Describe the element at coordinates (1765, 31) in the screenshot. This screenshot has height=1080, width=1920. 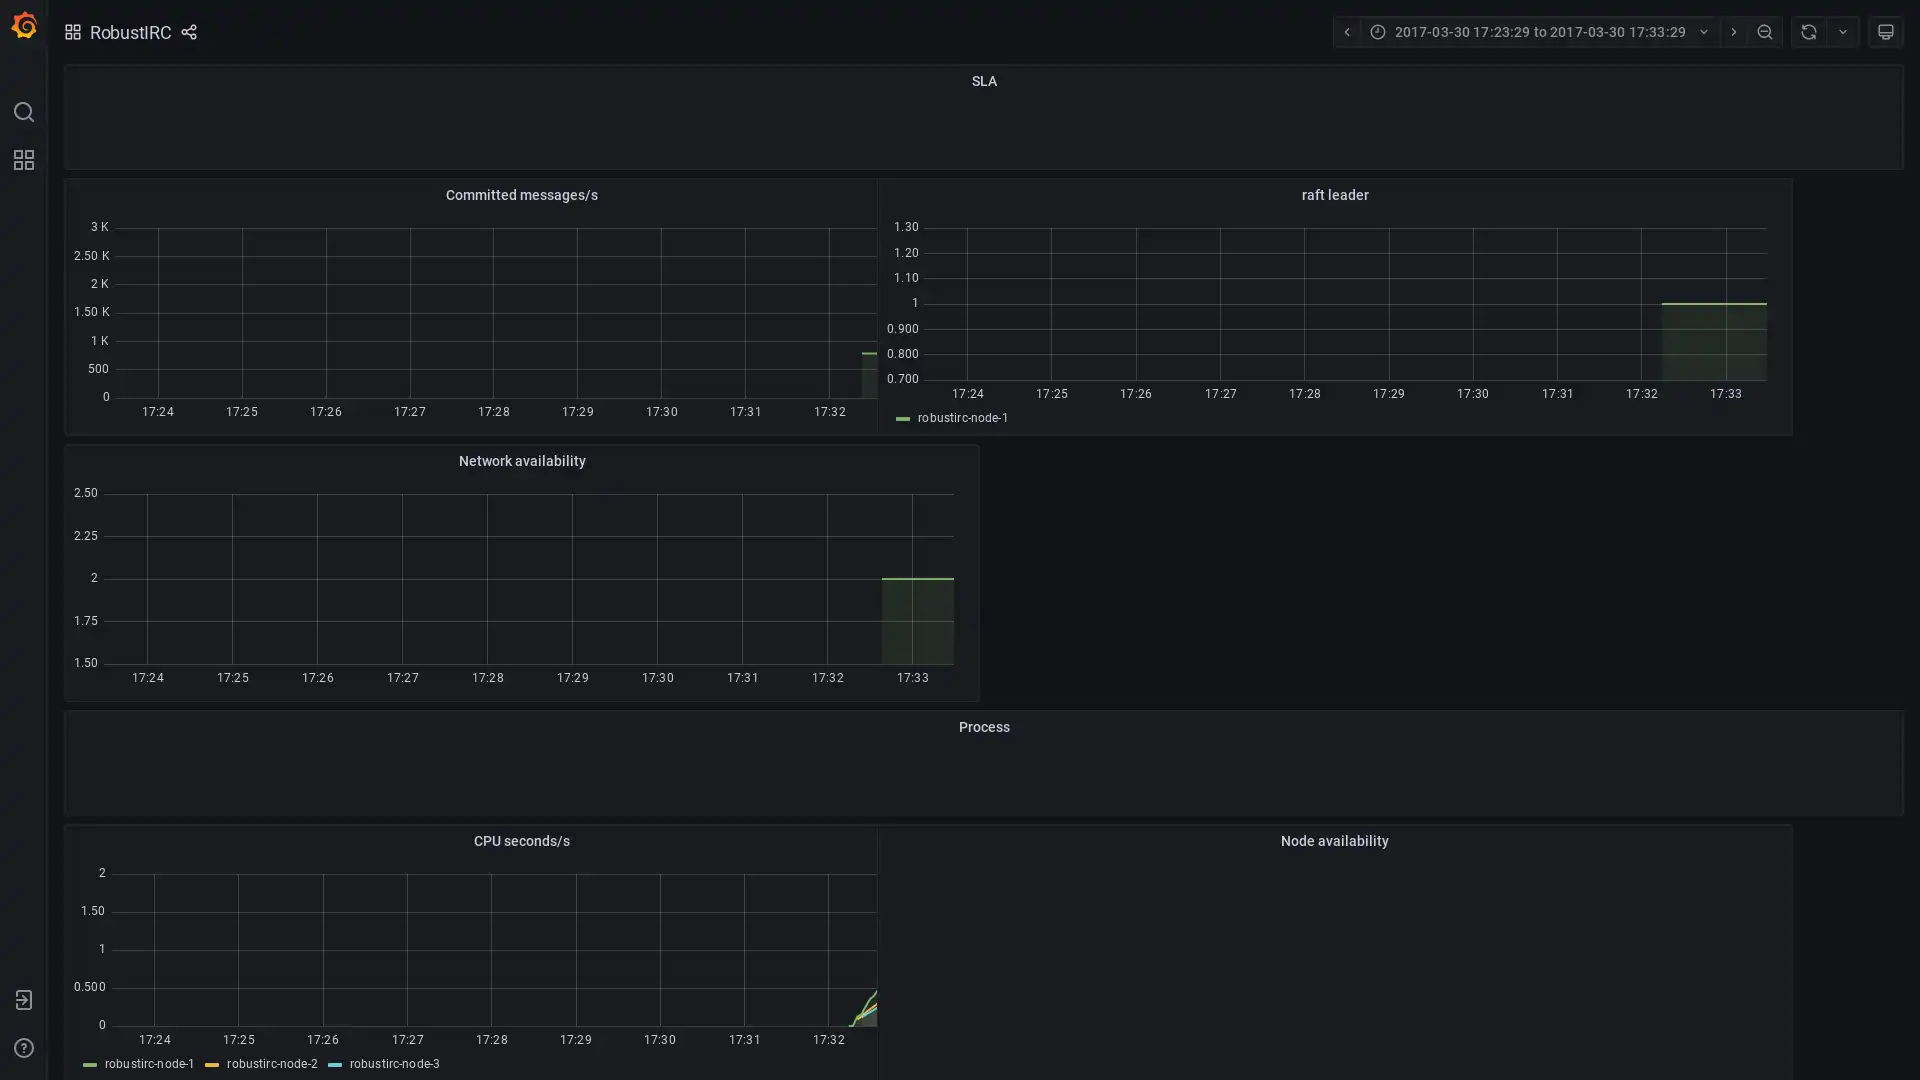
I see `Zoom out time range` at that location.